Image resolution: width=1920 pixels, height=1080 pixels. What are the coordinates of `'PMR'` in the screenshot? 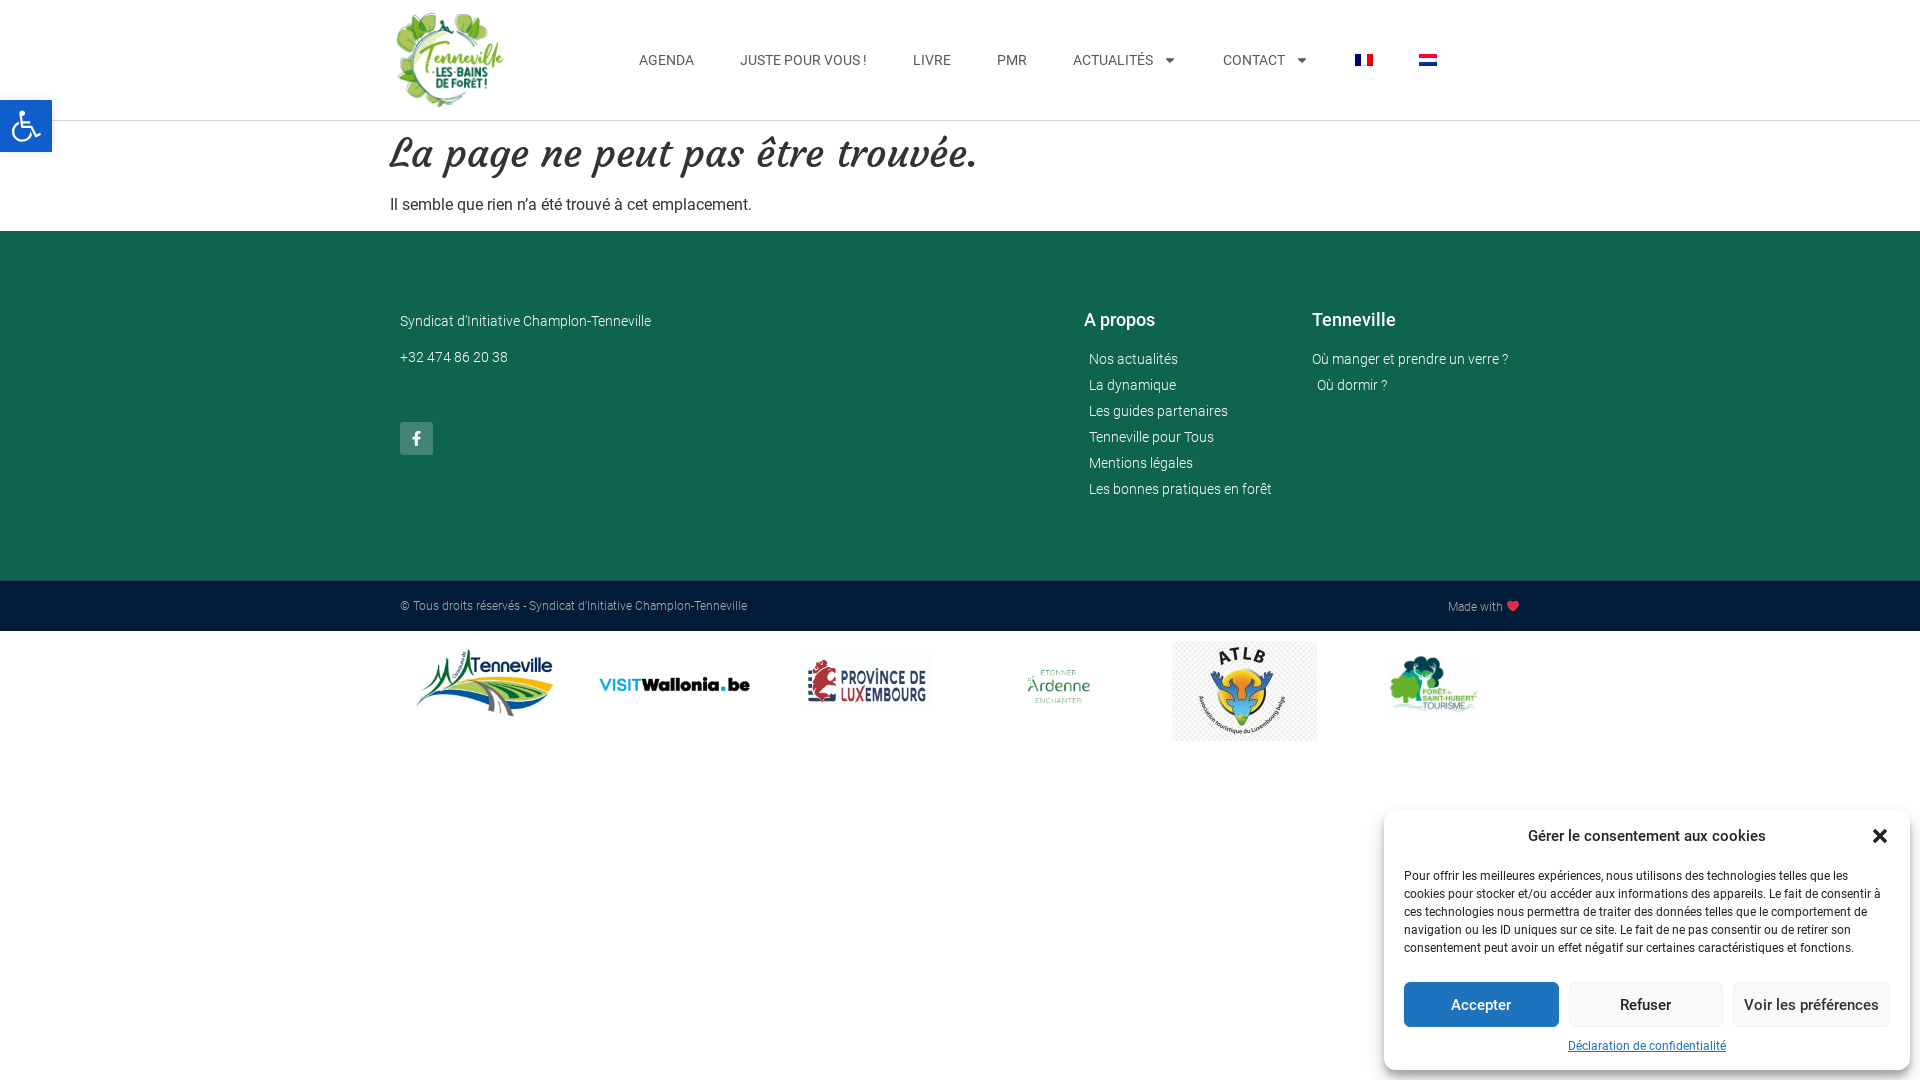 It's located at (1012, 59).